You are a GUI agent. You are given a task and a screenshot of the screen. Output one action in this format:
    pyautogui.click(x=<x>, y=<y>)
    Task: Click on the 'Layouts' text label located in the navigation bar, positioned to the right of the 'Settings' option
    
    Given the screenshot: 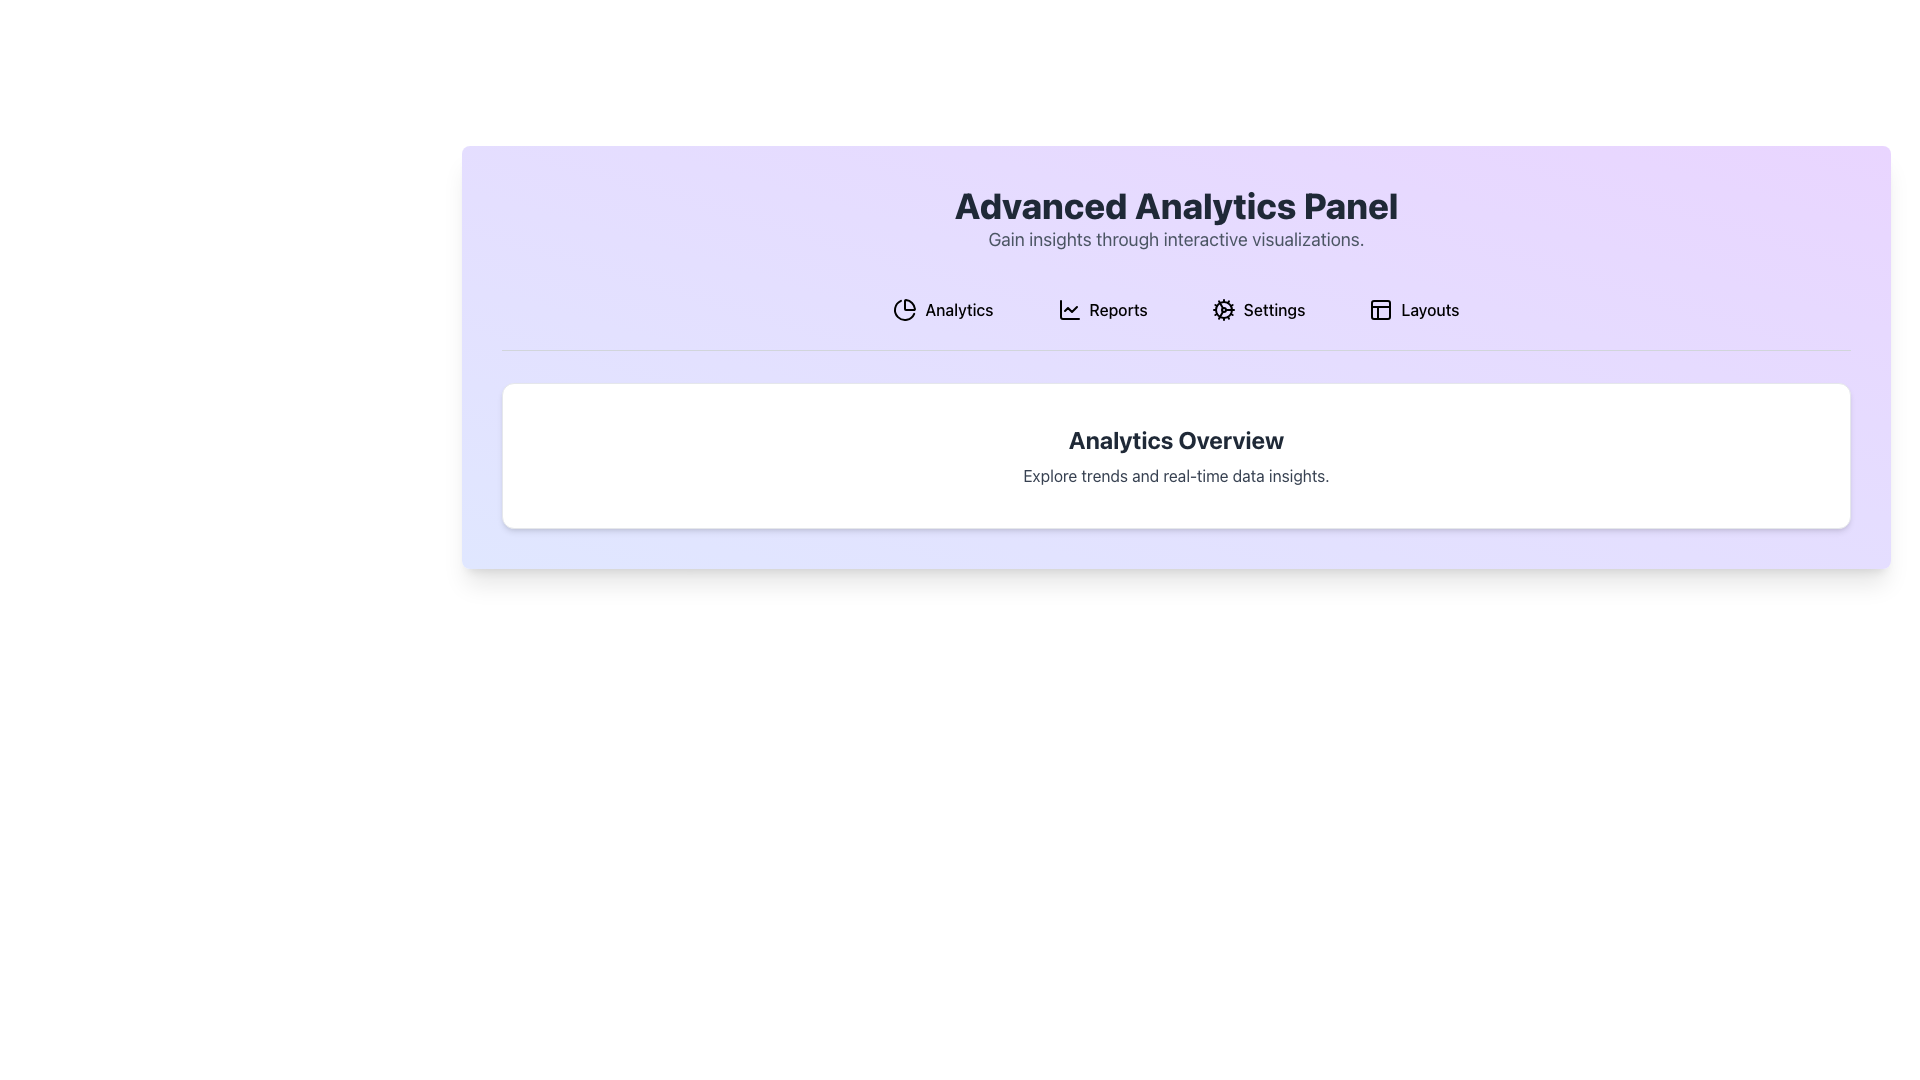 What is the action you would take?
    pyautogui.click(x=1429, y=309)
    